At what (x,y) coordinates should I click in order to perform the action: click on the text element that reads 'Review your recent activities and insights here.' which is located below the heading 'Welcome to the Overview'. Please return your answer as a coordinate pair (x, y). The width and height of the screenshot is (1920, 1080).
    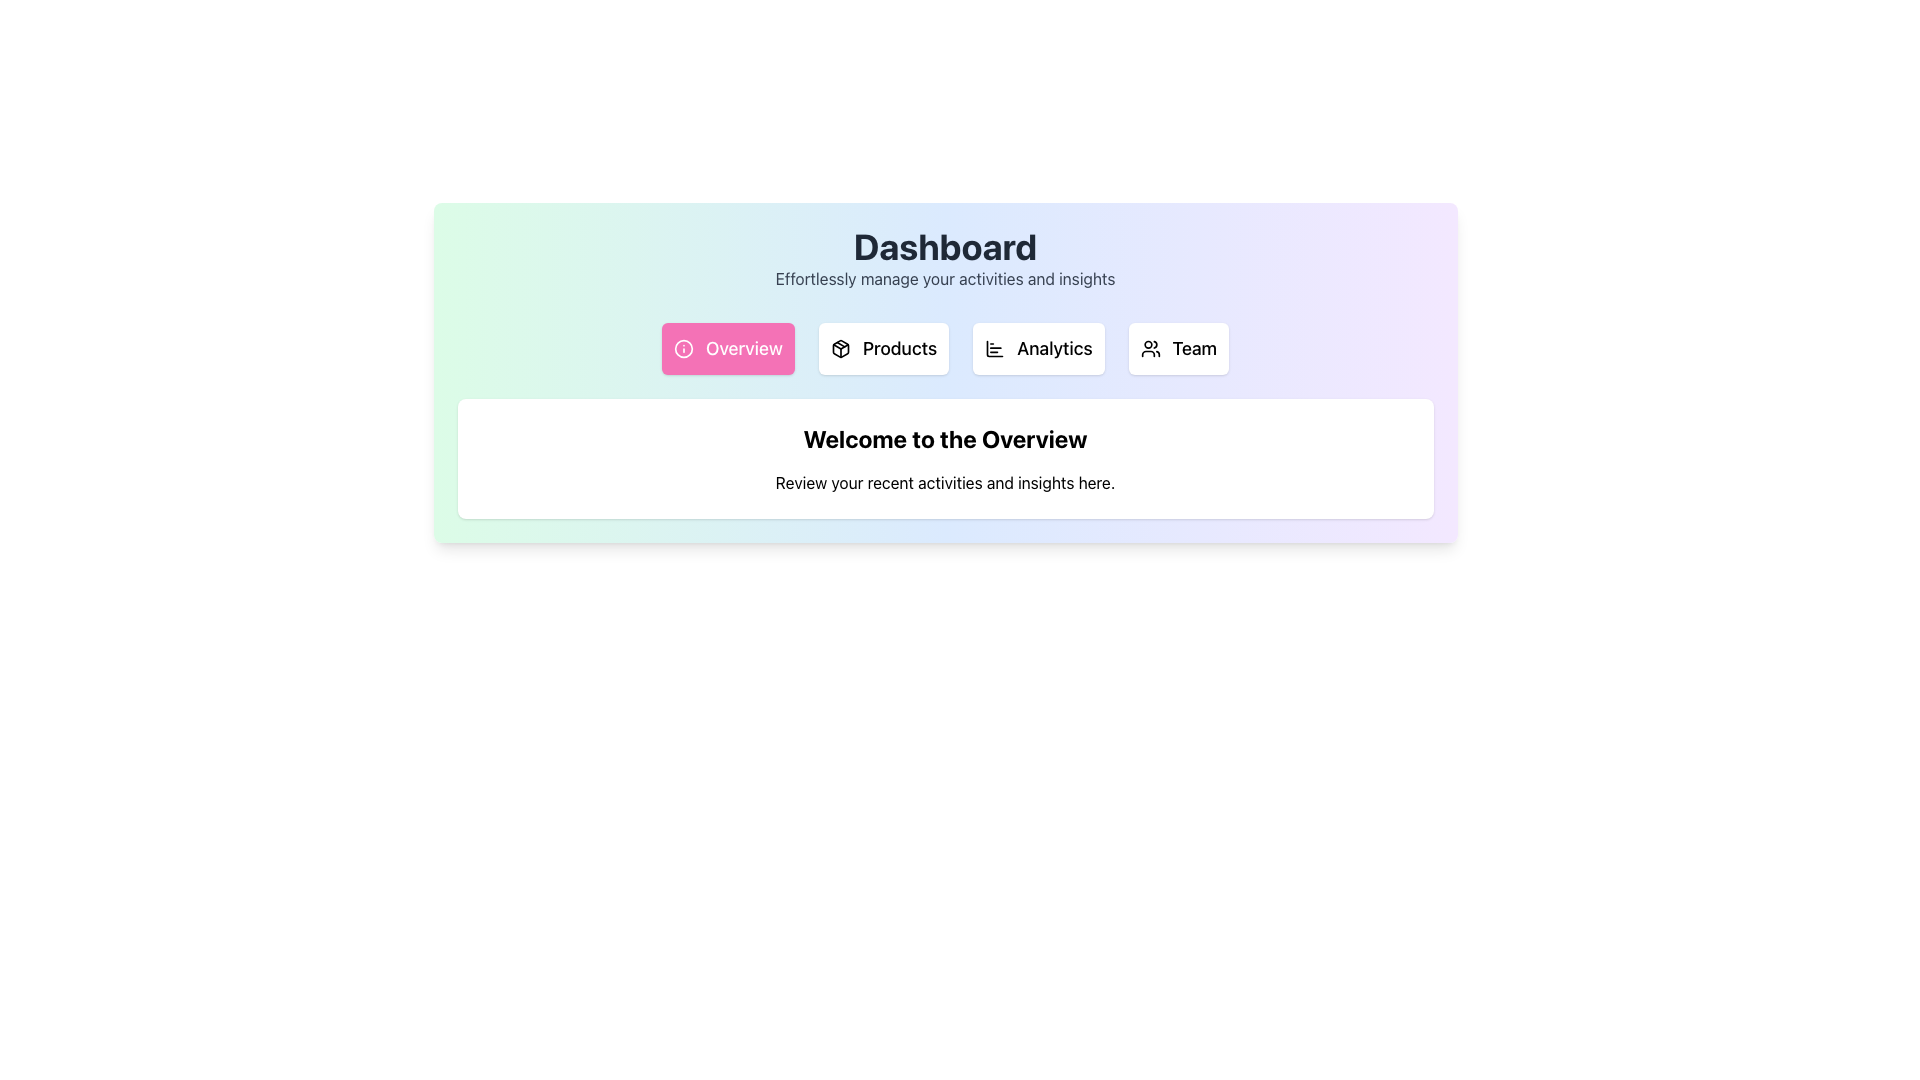
    Looking at the image, I should click on (944, 482).